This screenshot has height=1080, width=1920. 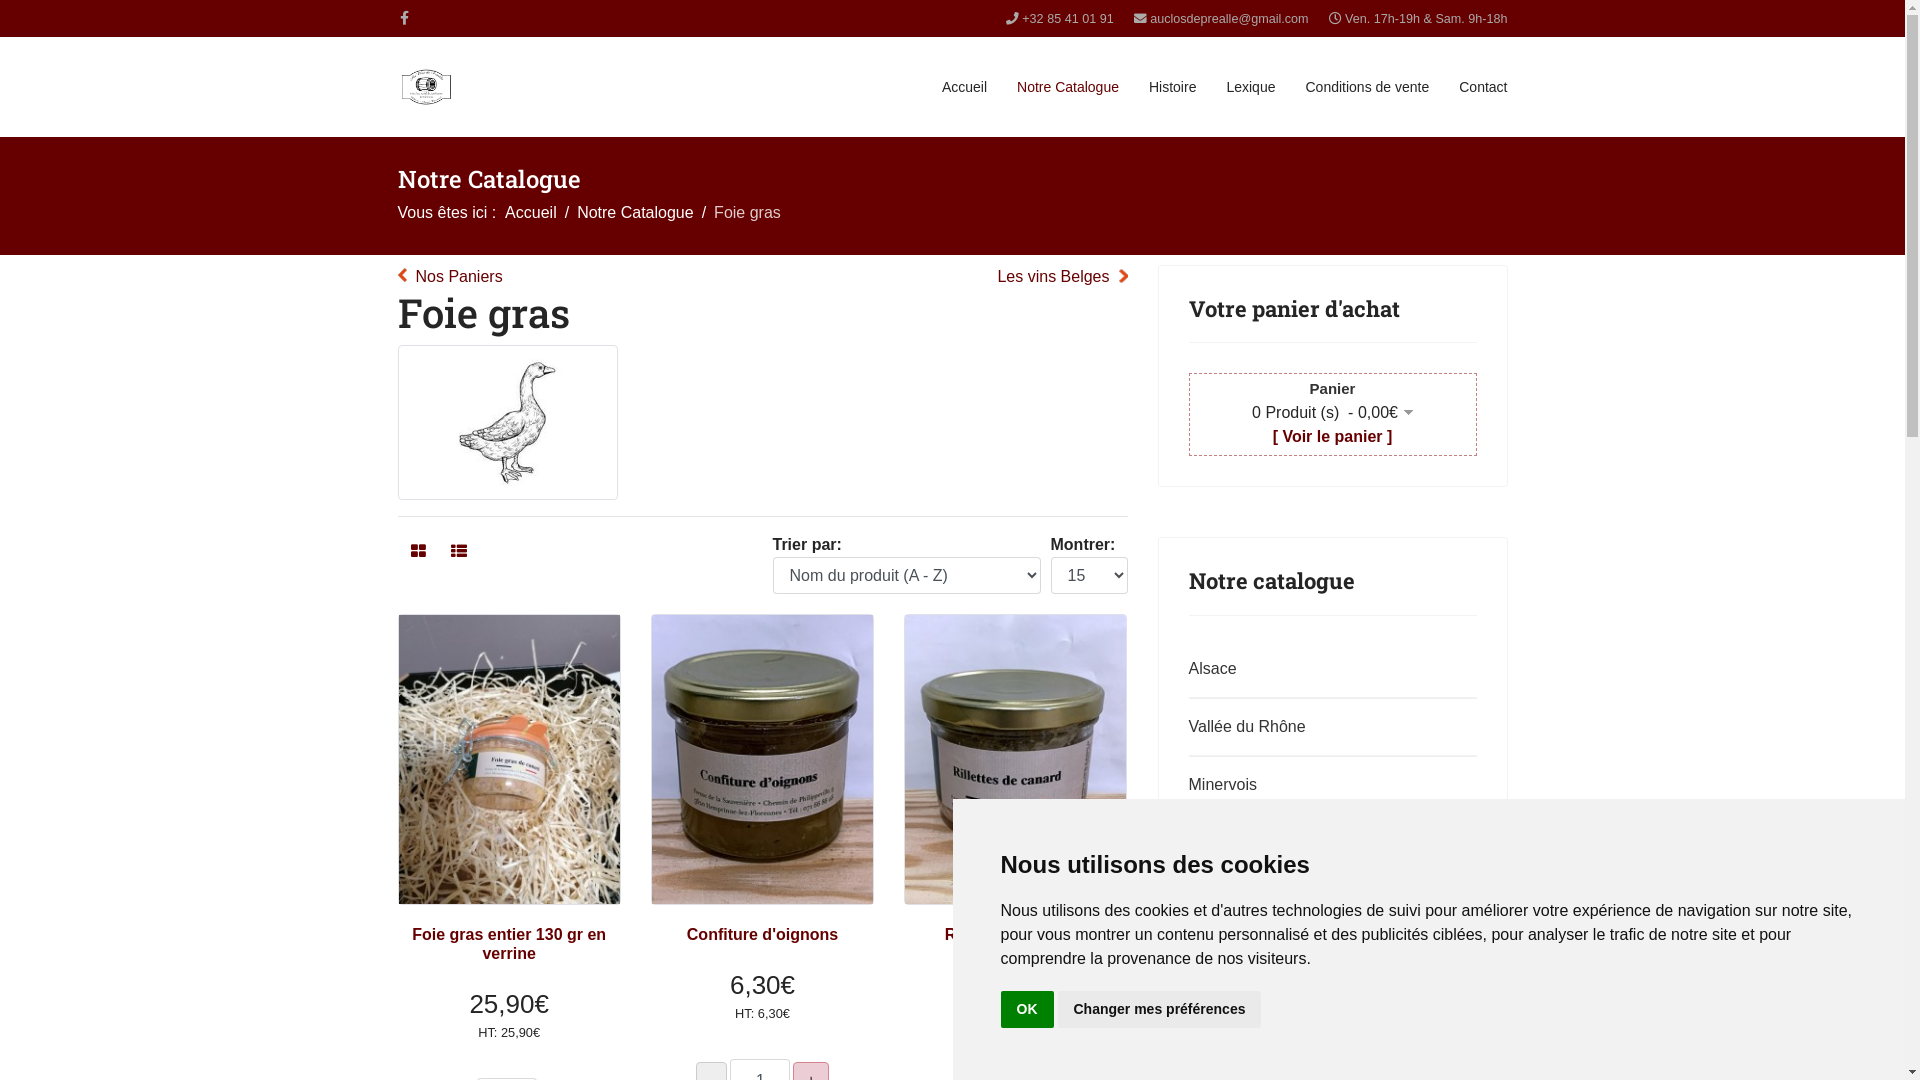 I want to click on 'Alsace', so click(x=1328, y=668).